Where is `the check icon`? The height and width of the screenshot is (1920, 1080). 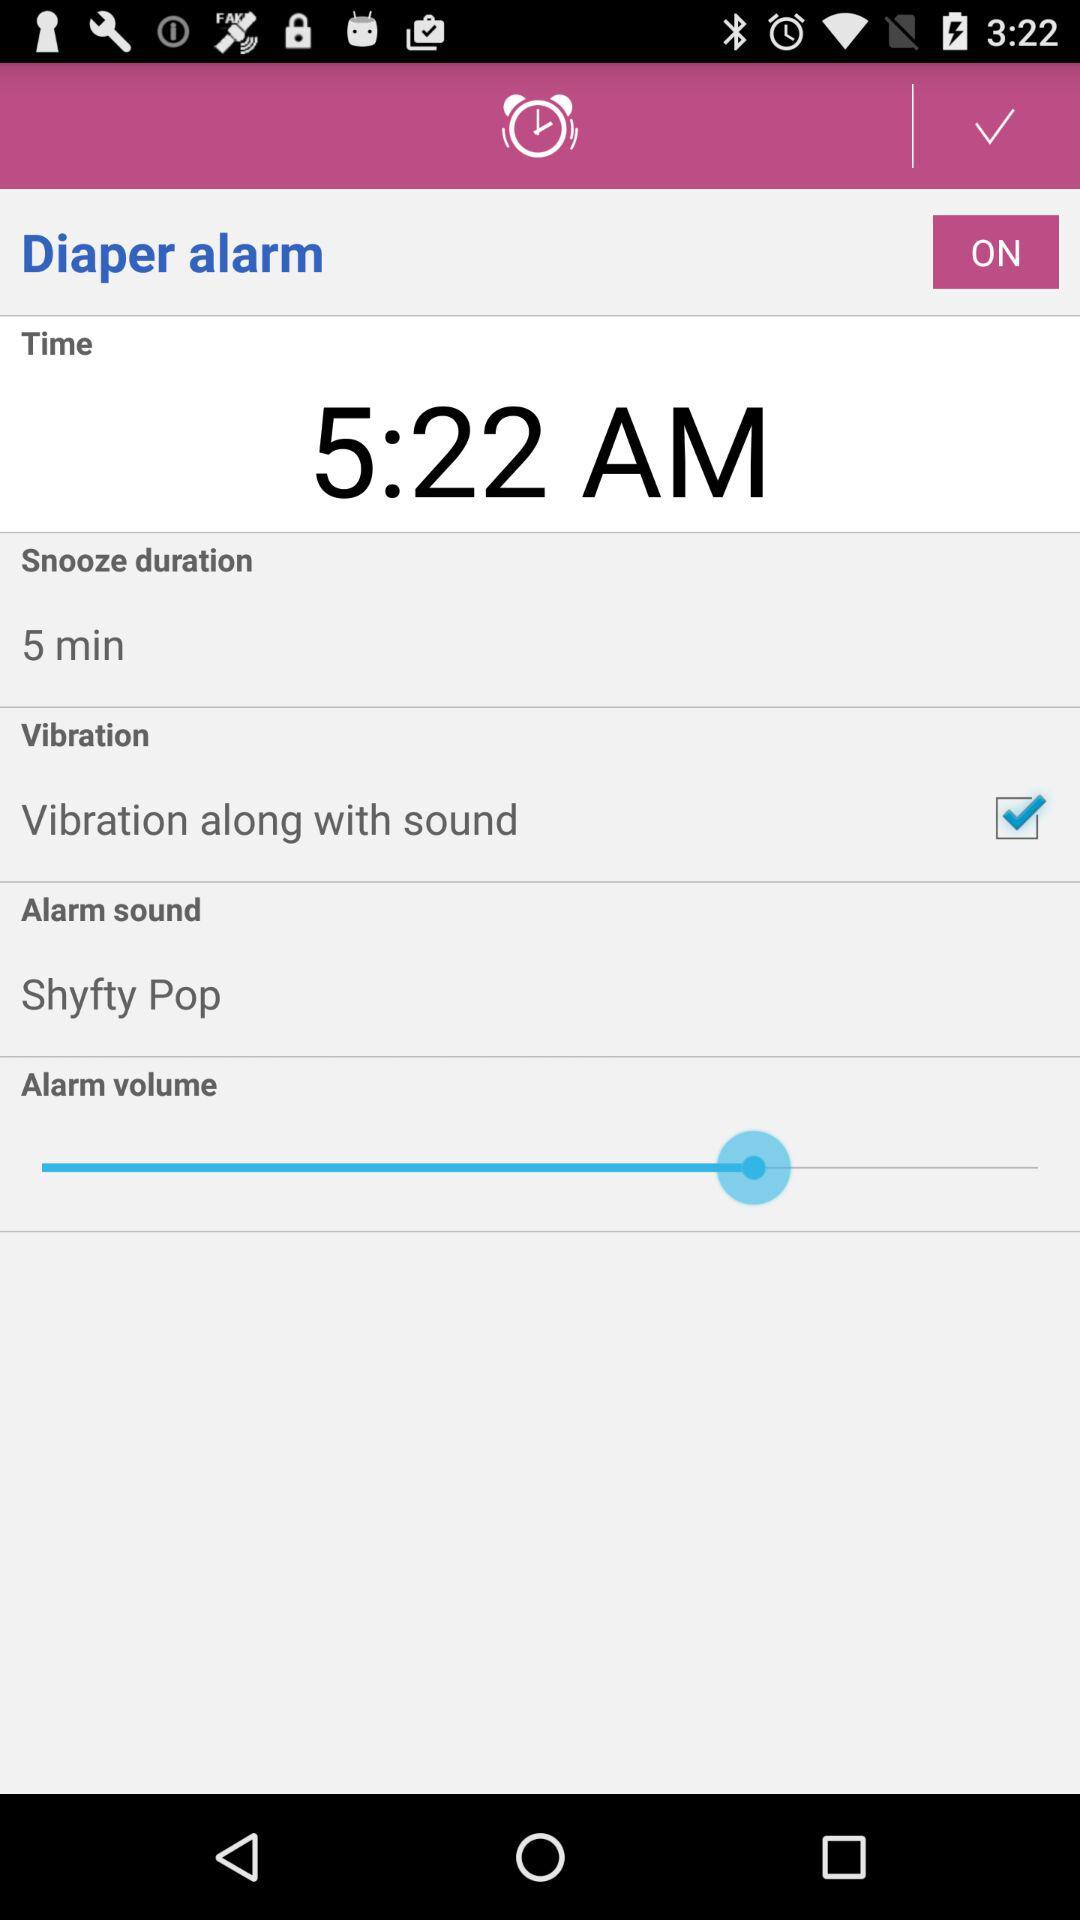 the check icon is located at coordinates (995, 133).